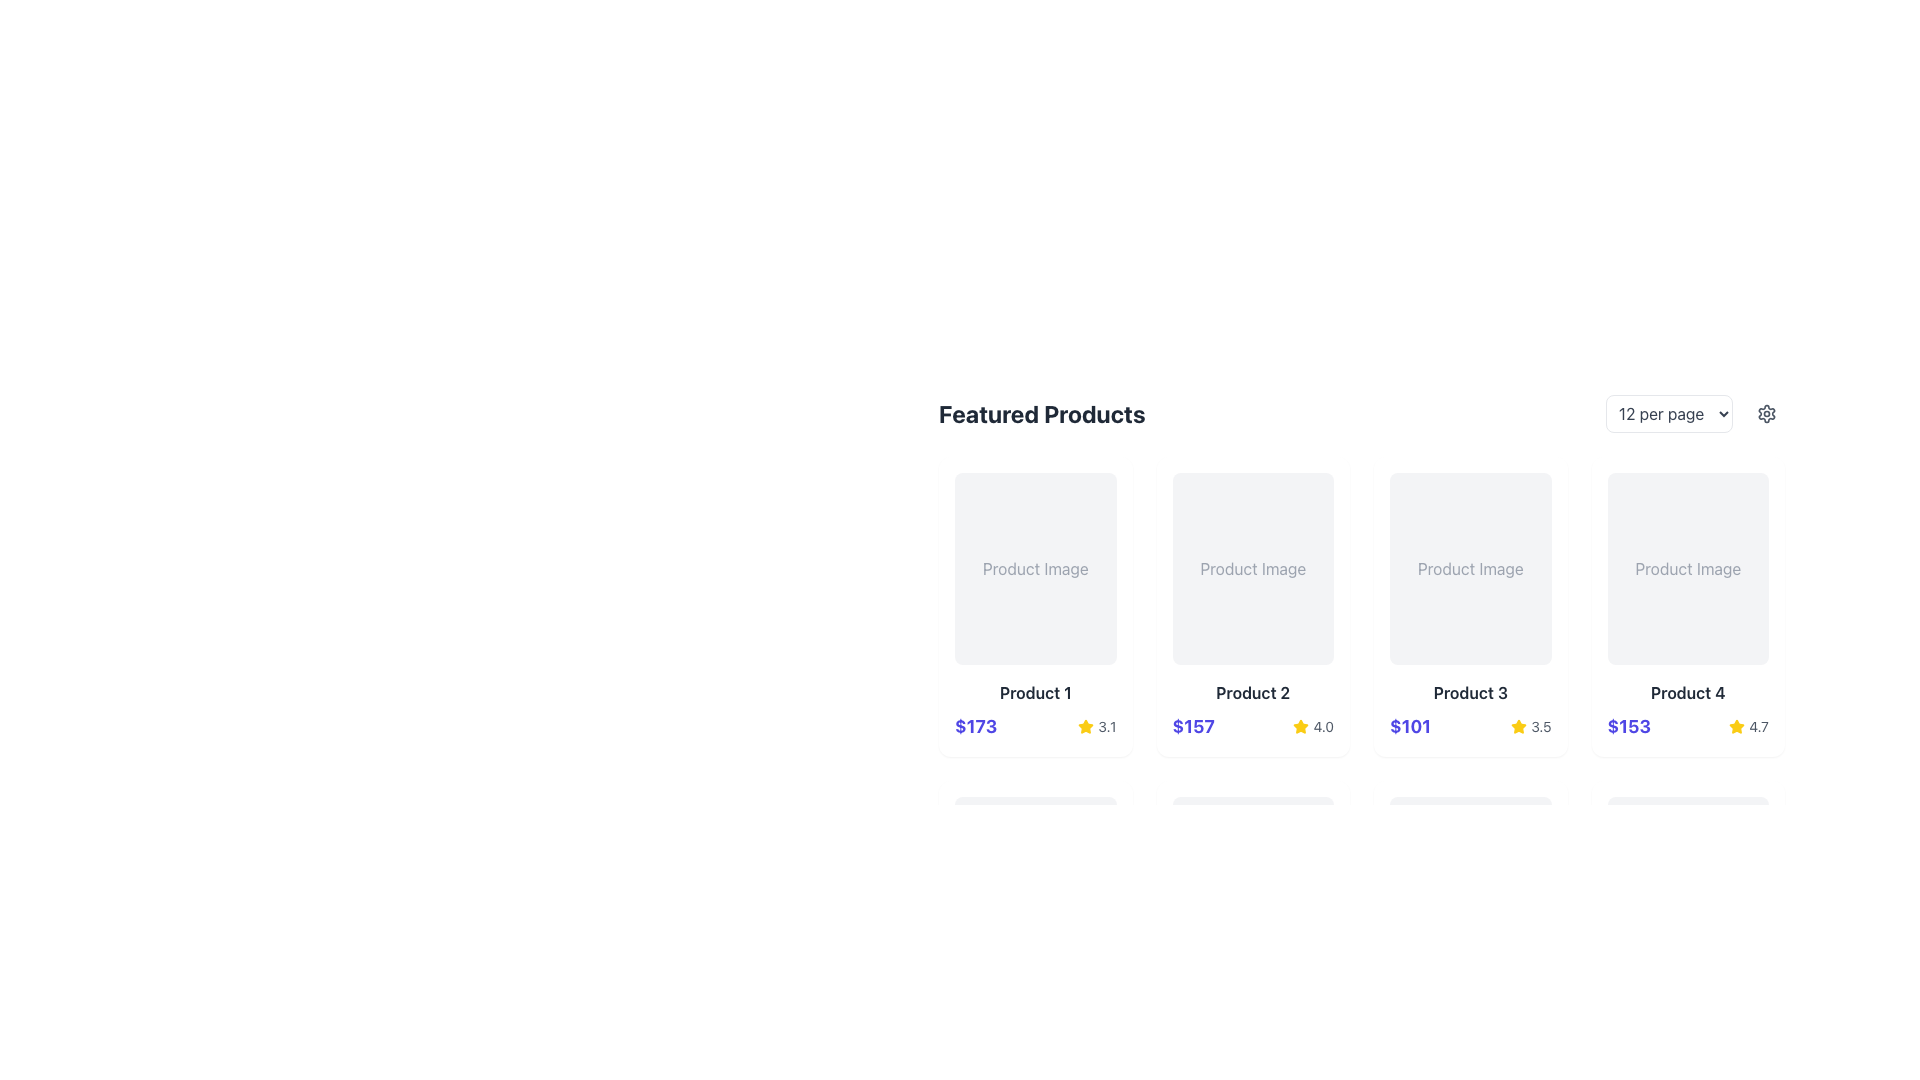  Describe the element at coordinates (1409, 726) in the screenshot. I see `the price indicator text label for 'Product 3' located to the left of the rating group with a score of '3.5'` at that location.